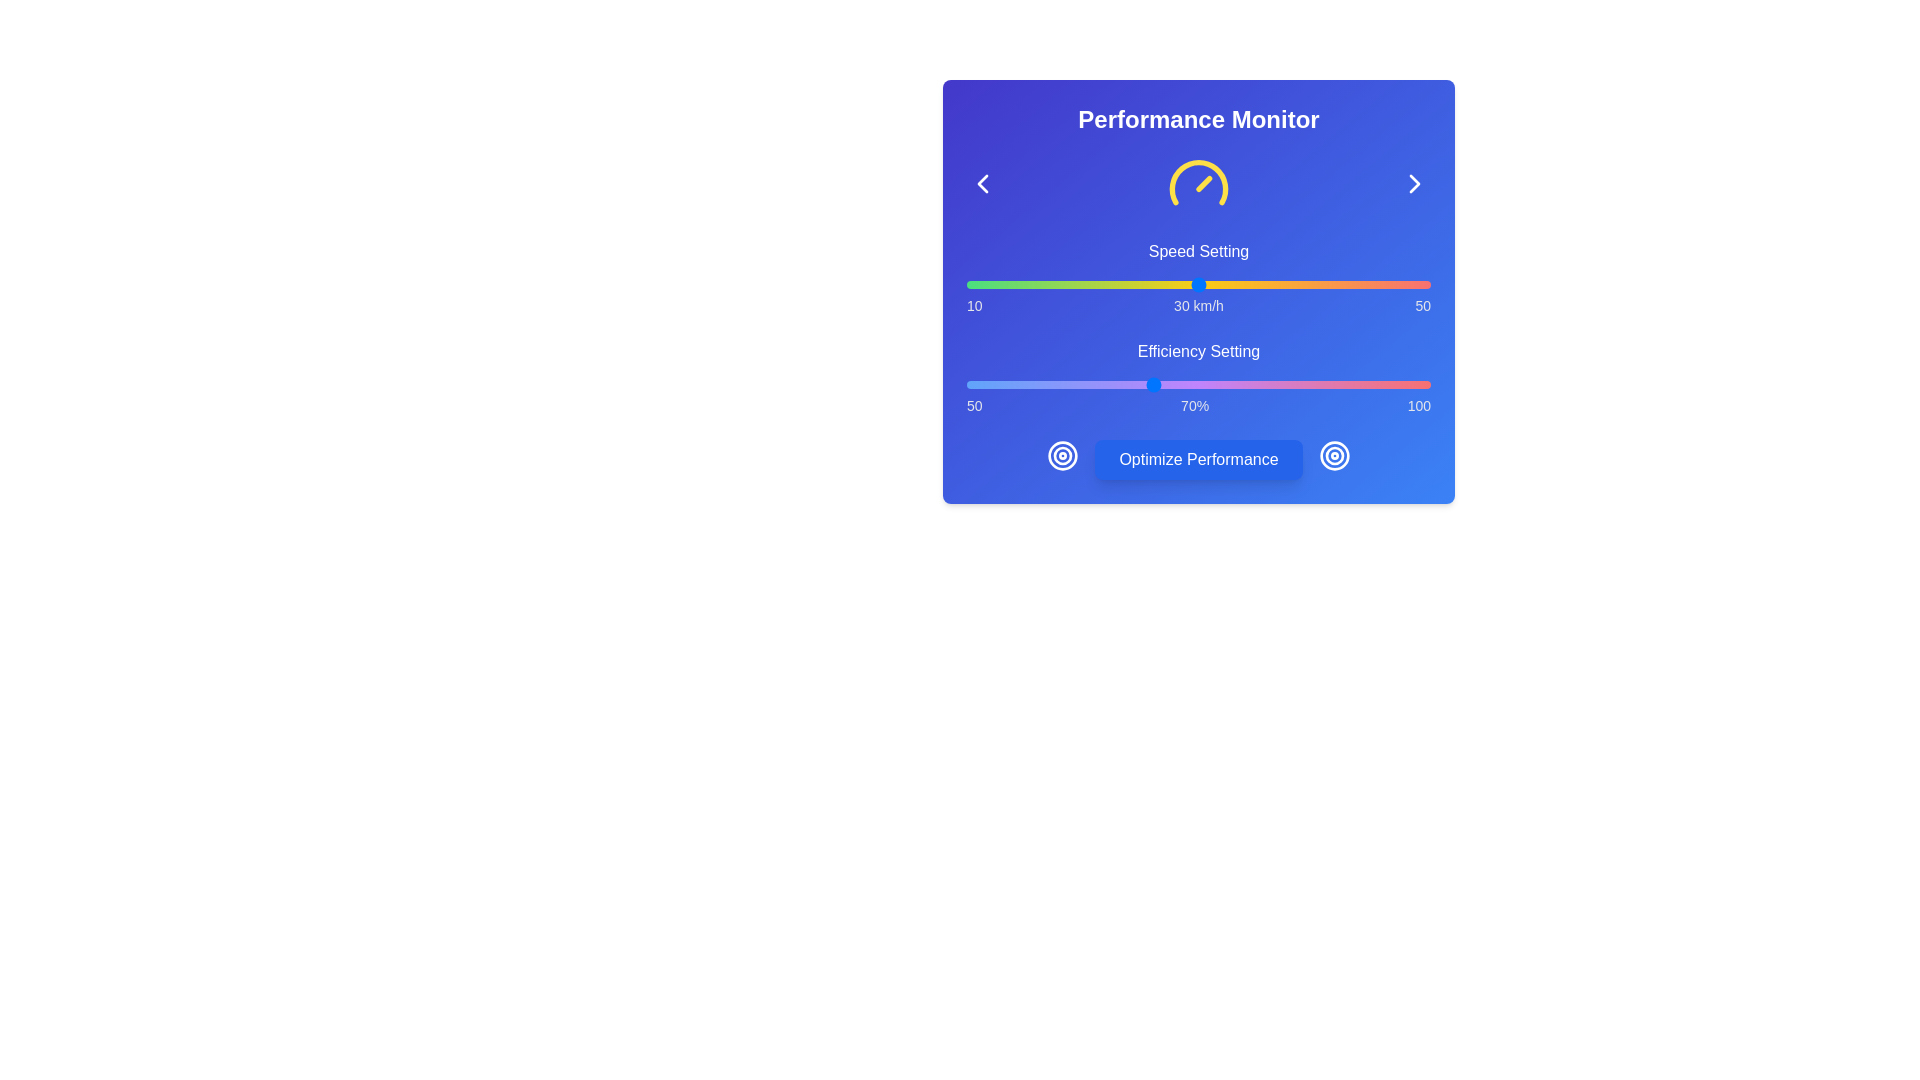  Describe the element at coordinates (1414, 184) in the screenshot. I see `right-chevron button to navigate forward` at that location.